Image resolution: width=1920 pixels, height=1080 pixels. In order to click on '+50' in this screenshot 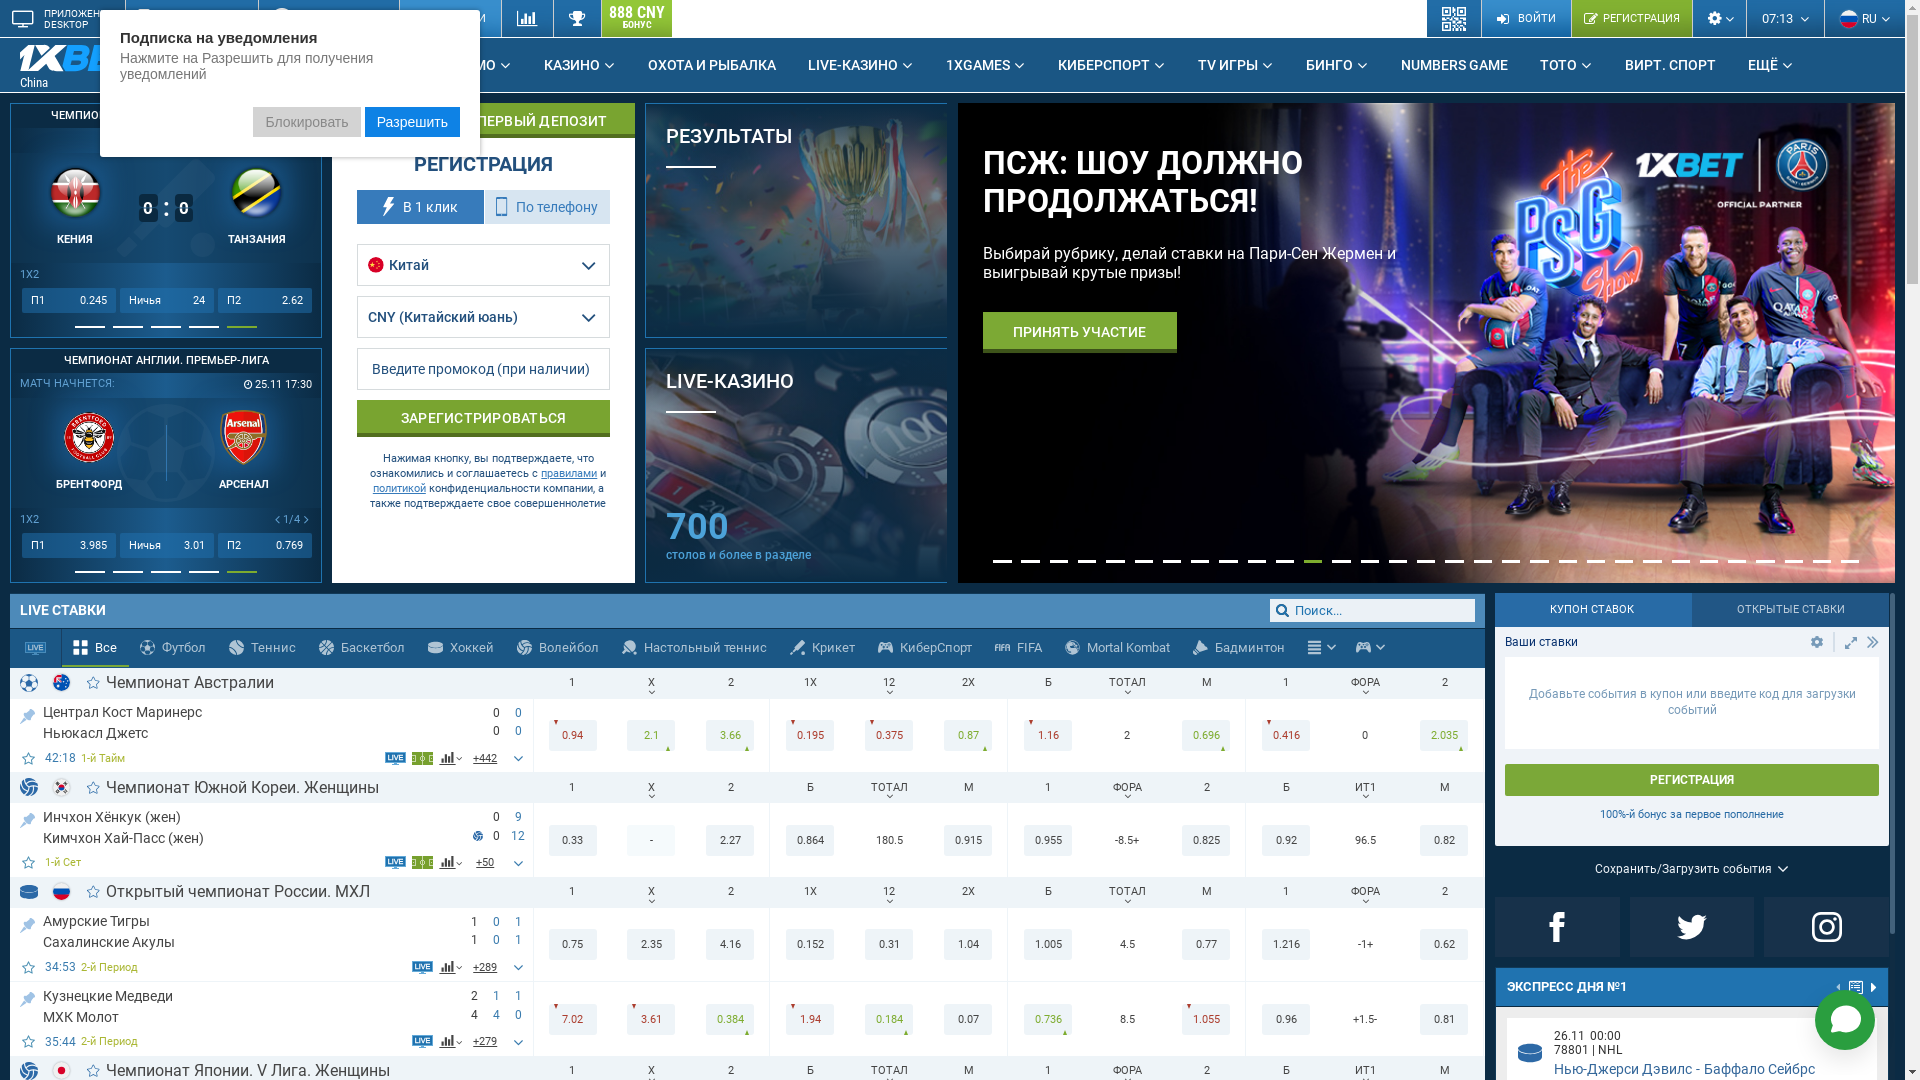, I will do `click(485, 862)`.